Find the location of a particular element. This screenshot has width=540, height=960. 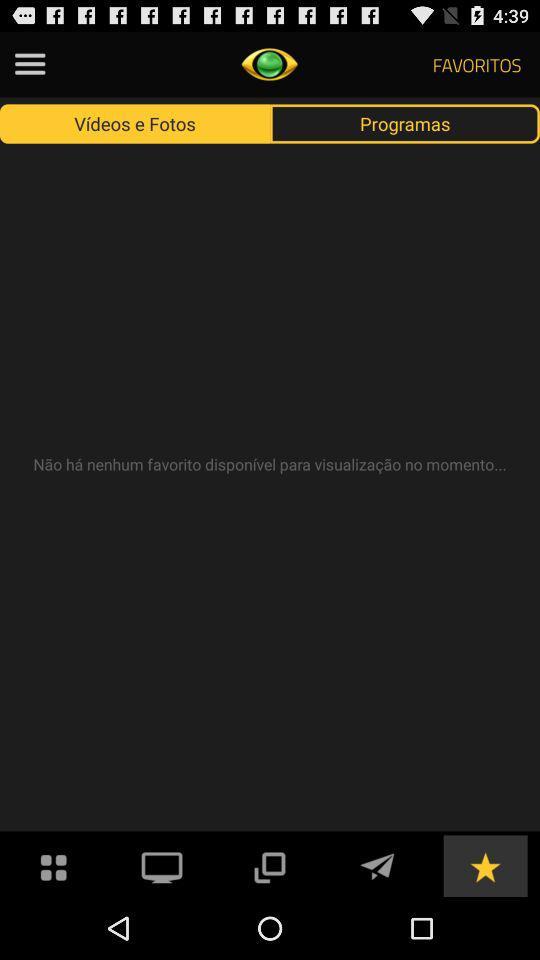

menu is located at coordinates (29, 64).